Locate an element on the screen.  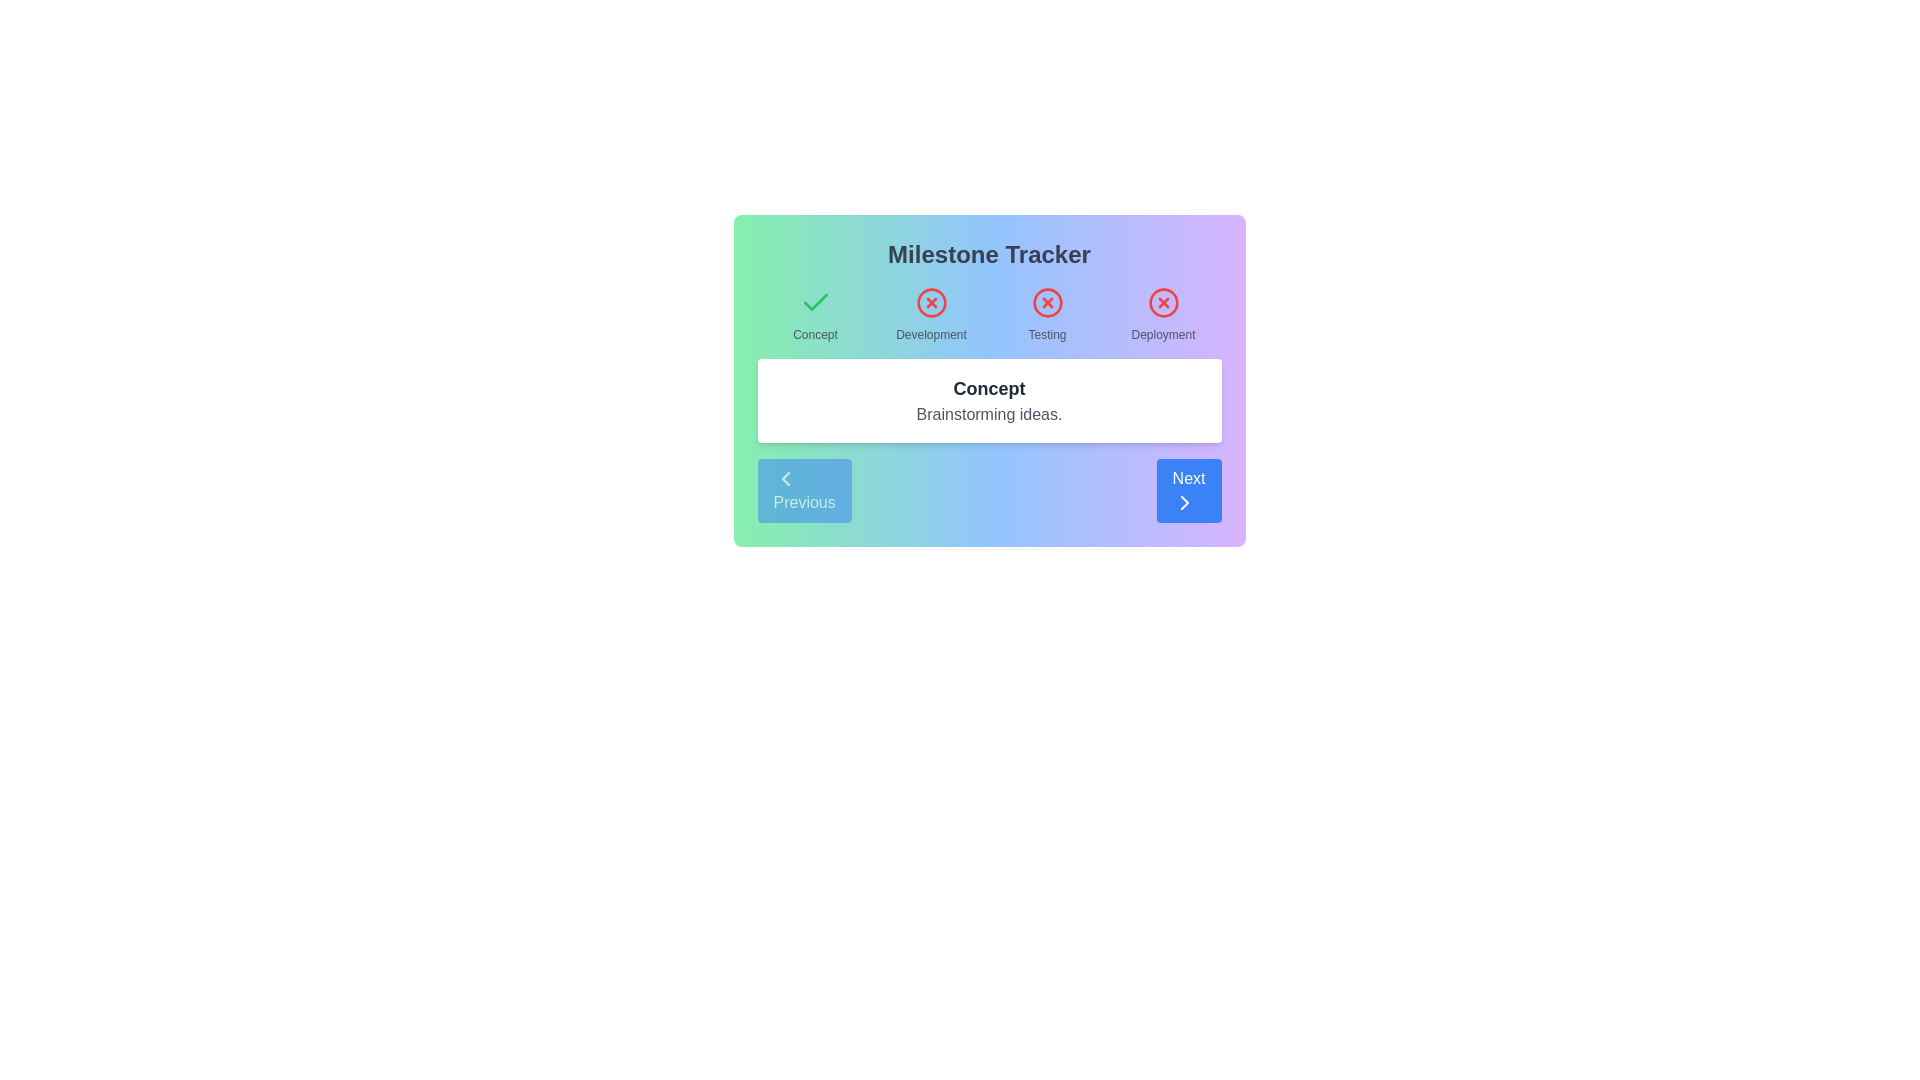
the information displayed in the Informational box that contains the text 'Concept' and 'Brainstorming ideas.' positioned below the milestones in the Milestone Tracker interface is located at coordinates (989, 401).